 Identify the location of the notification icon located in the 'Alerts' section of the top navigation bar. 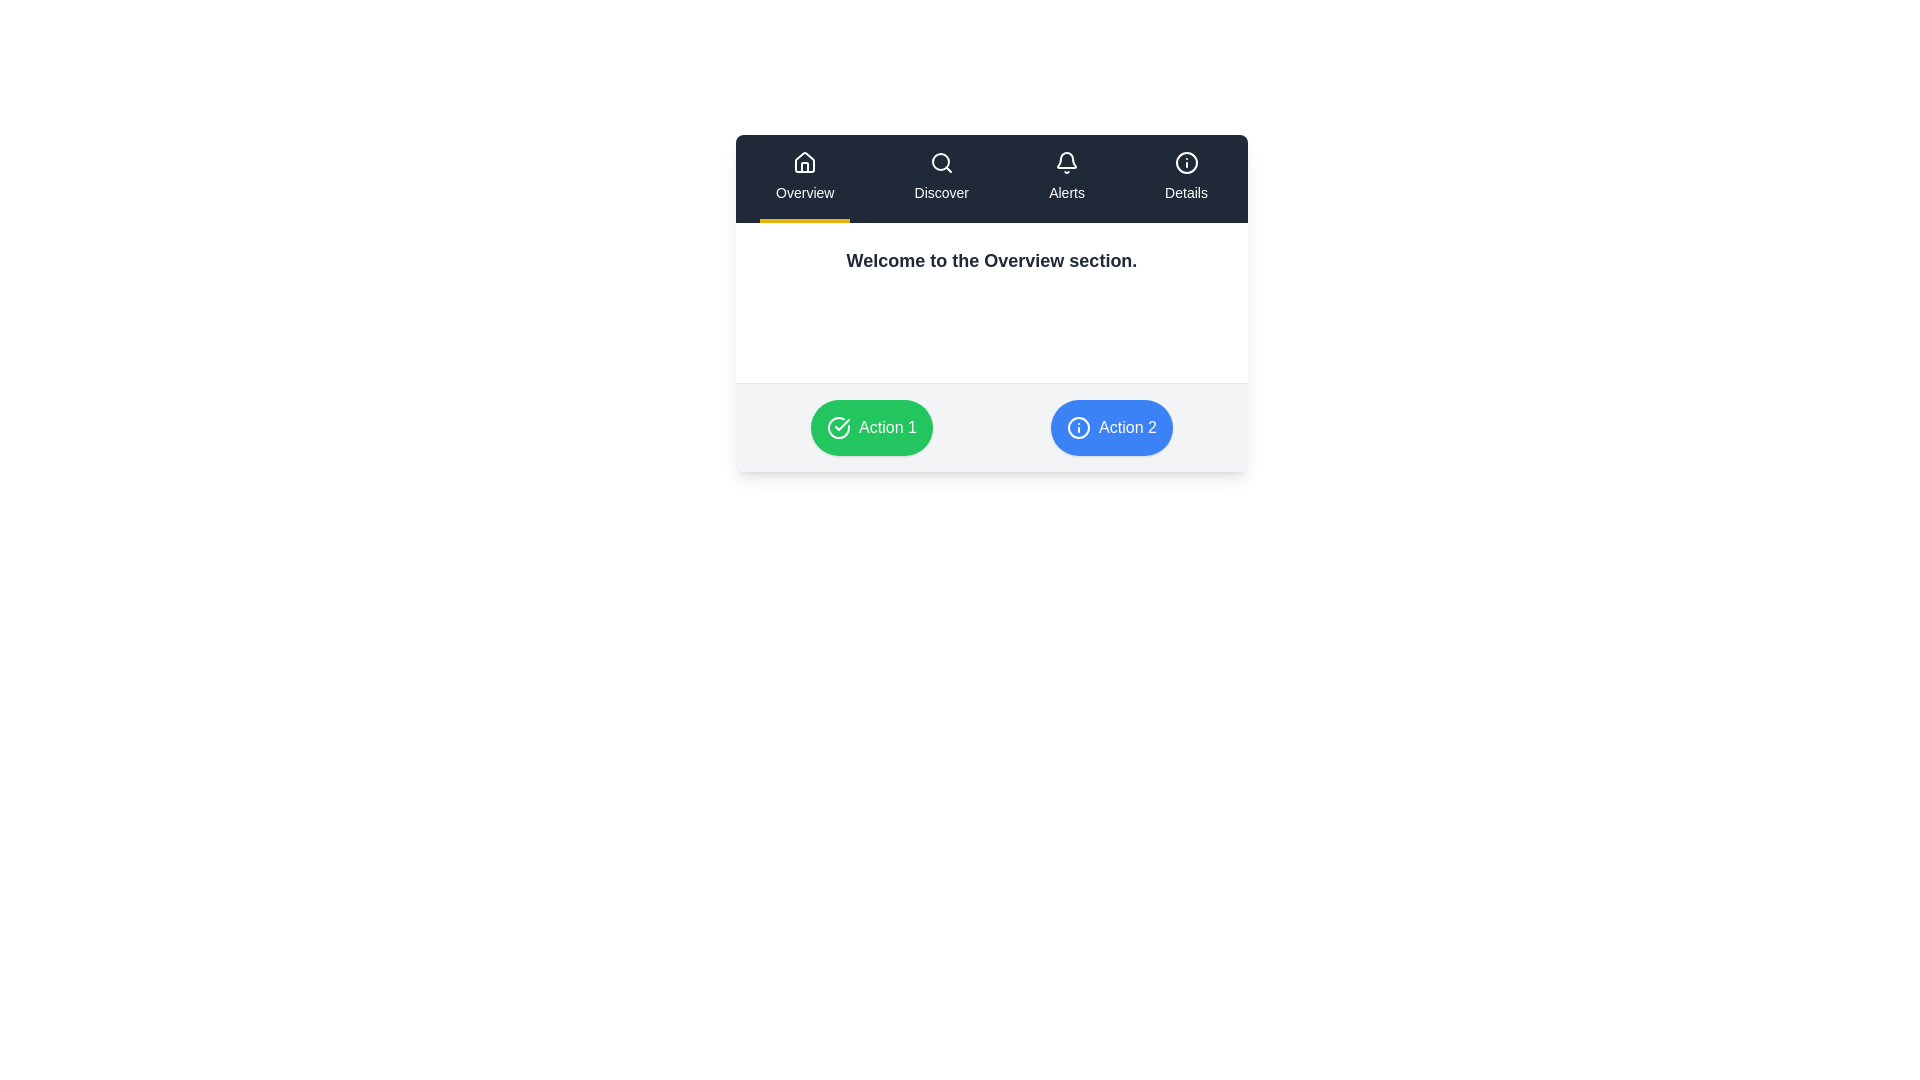
(1066, 161).